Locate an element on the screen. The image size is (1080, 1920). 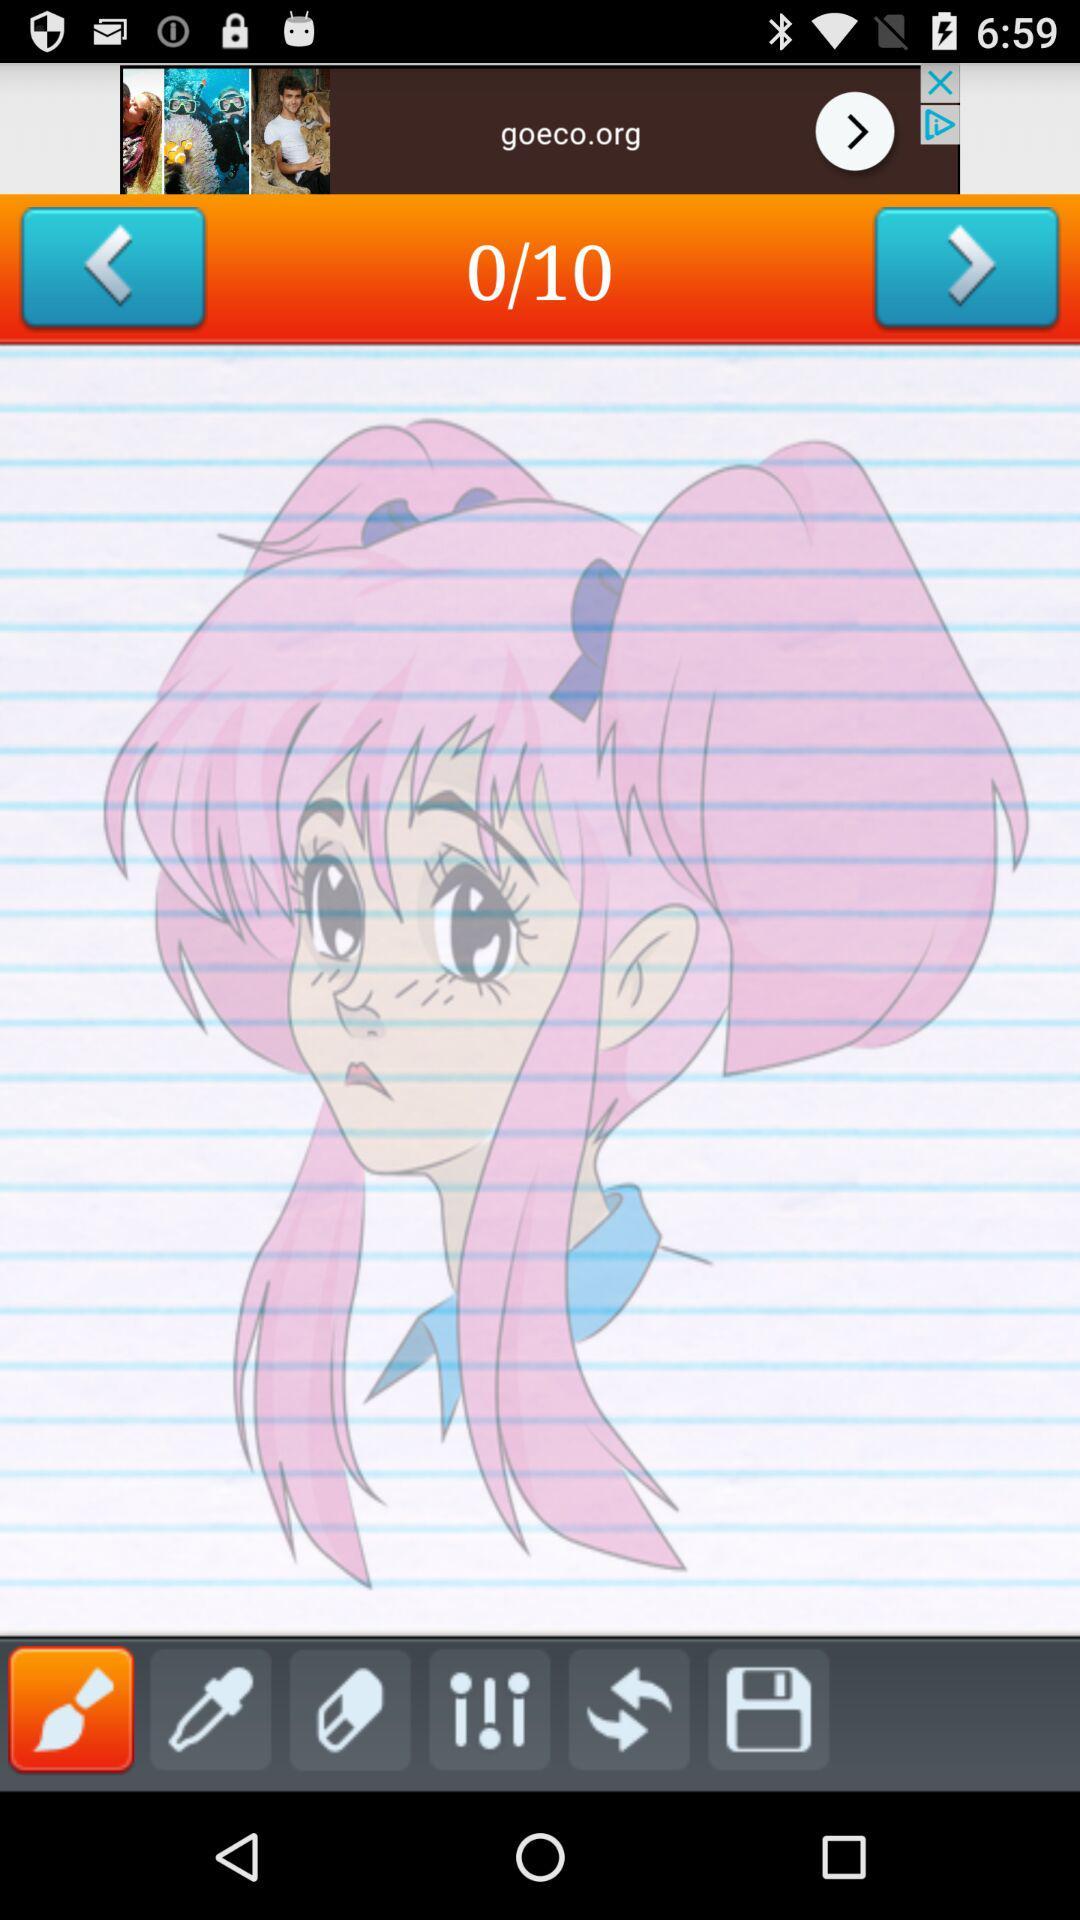
the save icon is located at coordinates (767, 1830).